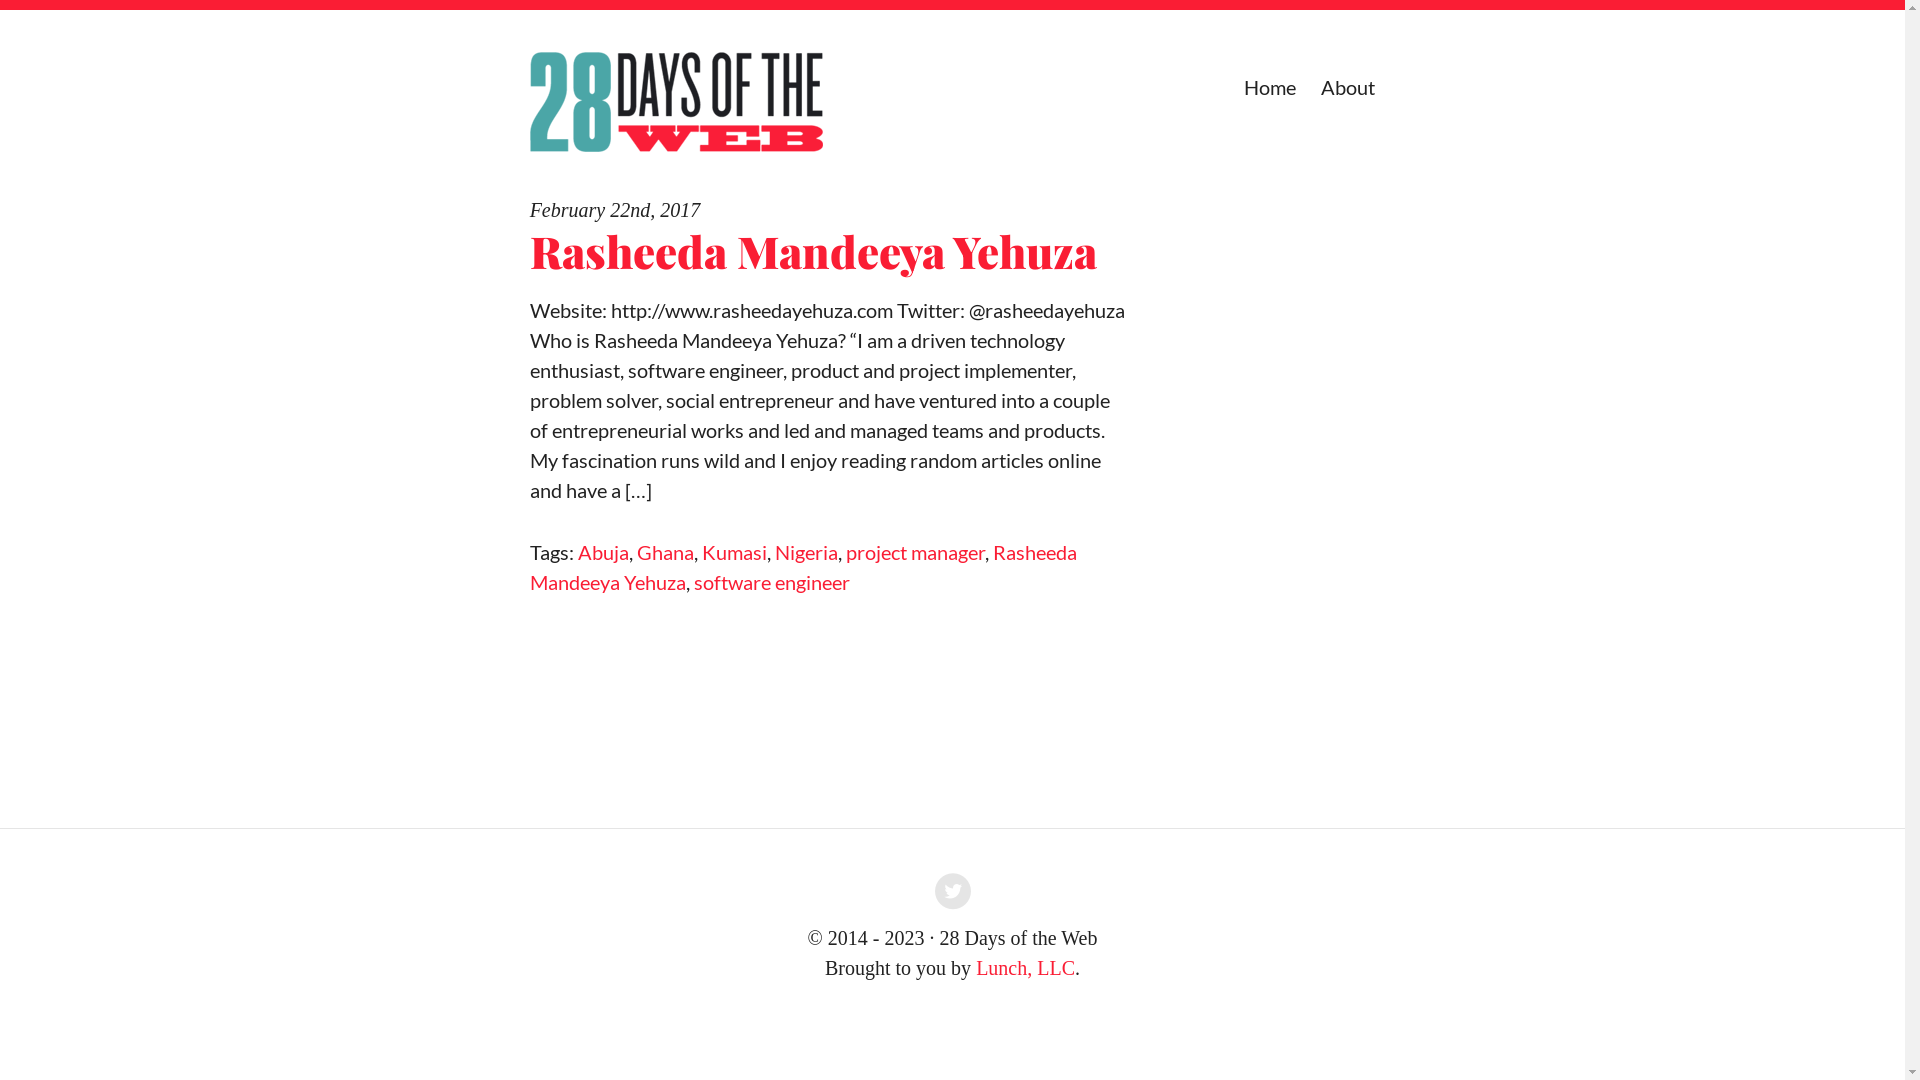  Describe the element at coordinates (952, 893) in the screenshot. I see `'Twitter'` at that location.